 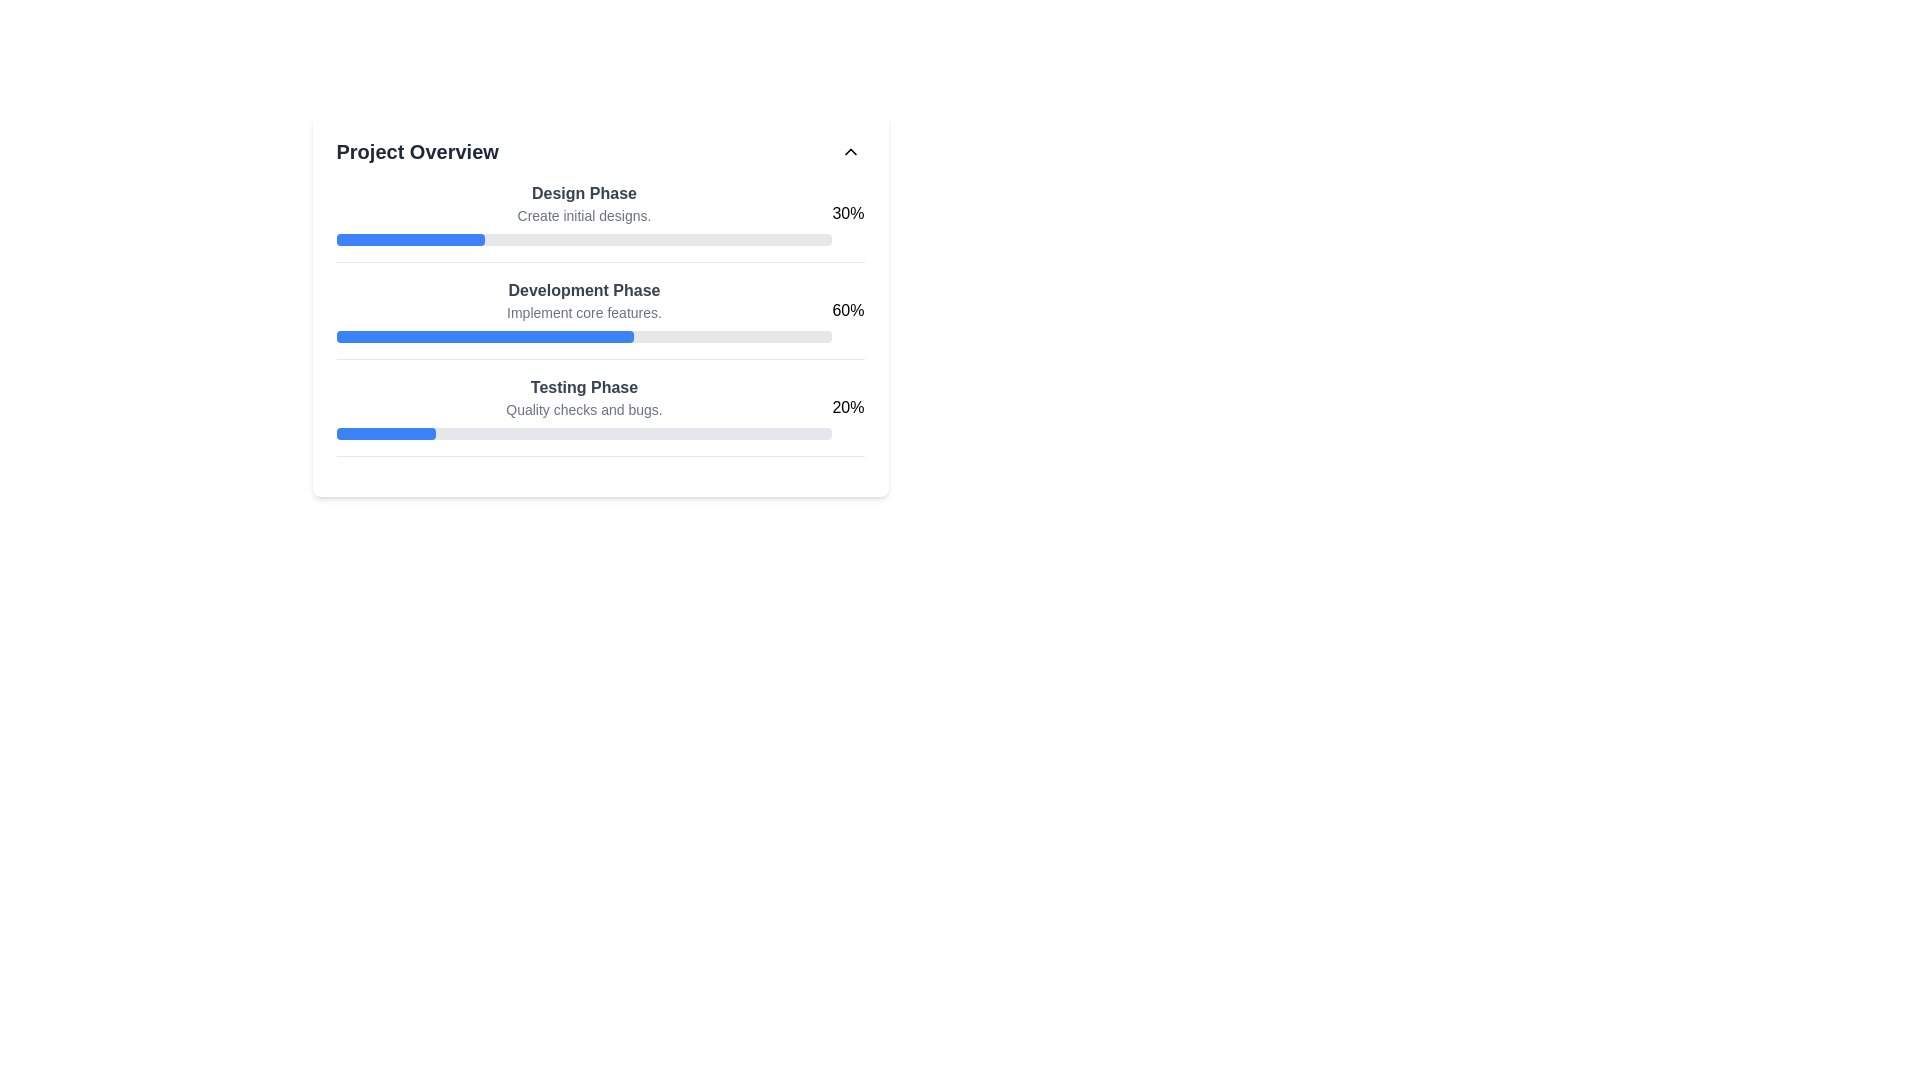 What do you see at coordinates (583, 238) in the screenshot?
I see `the horizontal progress bar located below the 'Design Phase' title and above the 'Development Phase' section, which has a gray background and a blue progress portion covering about 30% of its width` at bounding box center [583, 238].